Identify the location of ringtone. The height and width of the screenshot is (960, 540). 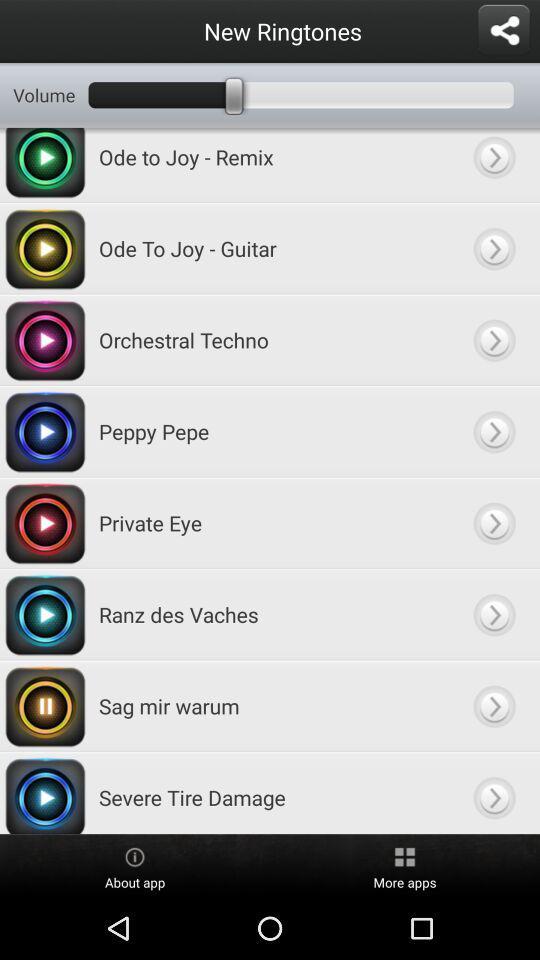
(493, 164).